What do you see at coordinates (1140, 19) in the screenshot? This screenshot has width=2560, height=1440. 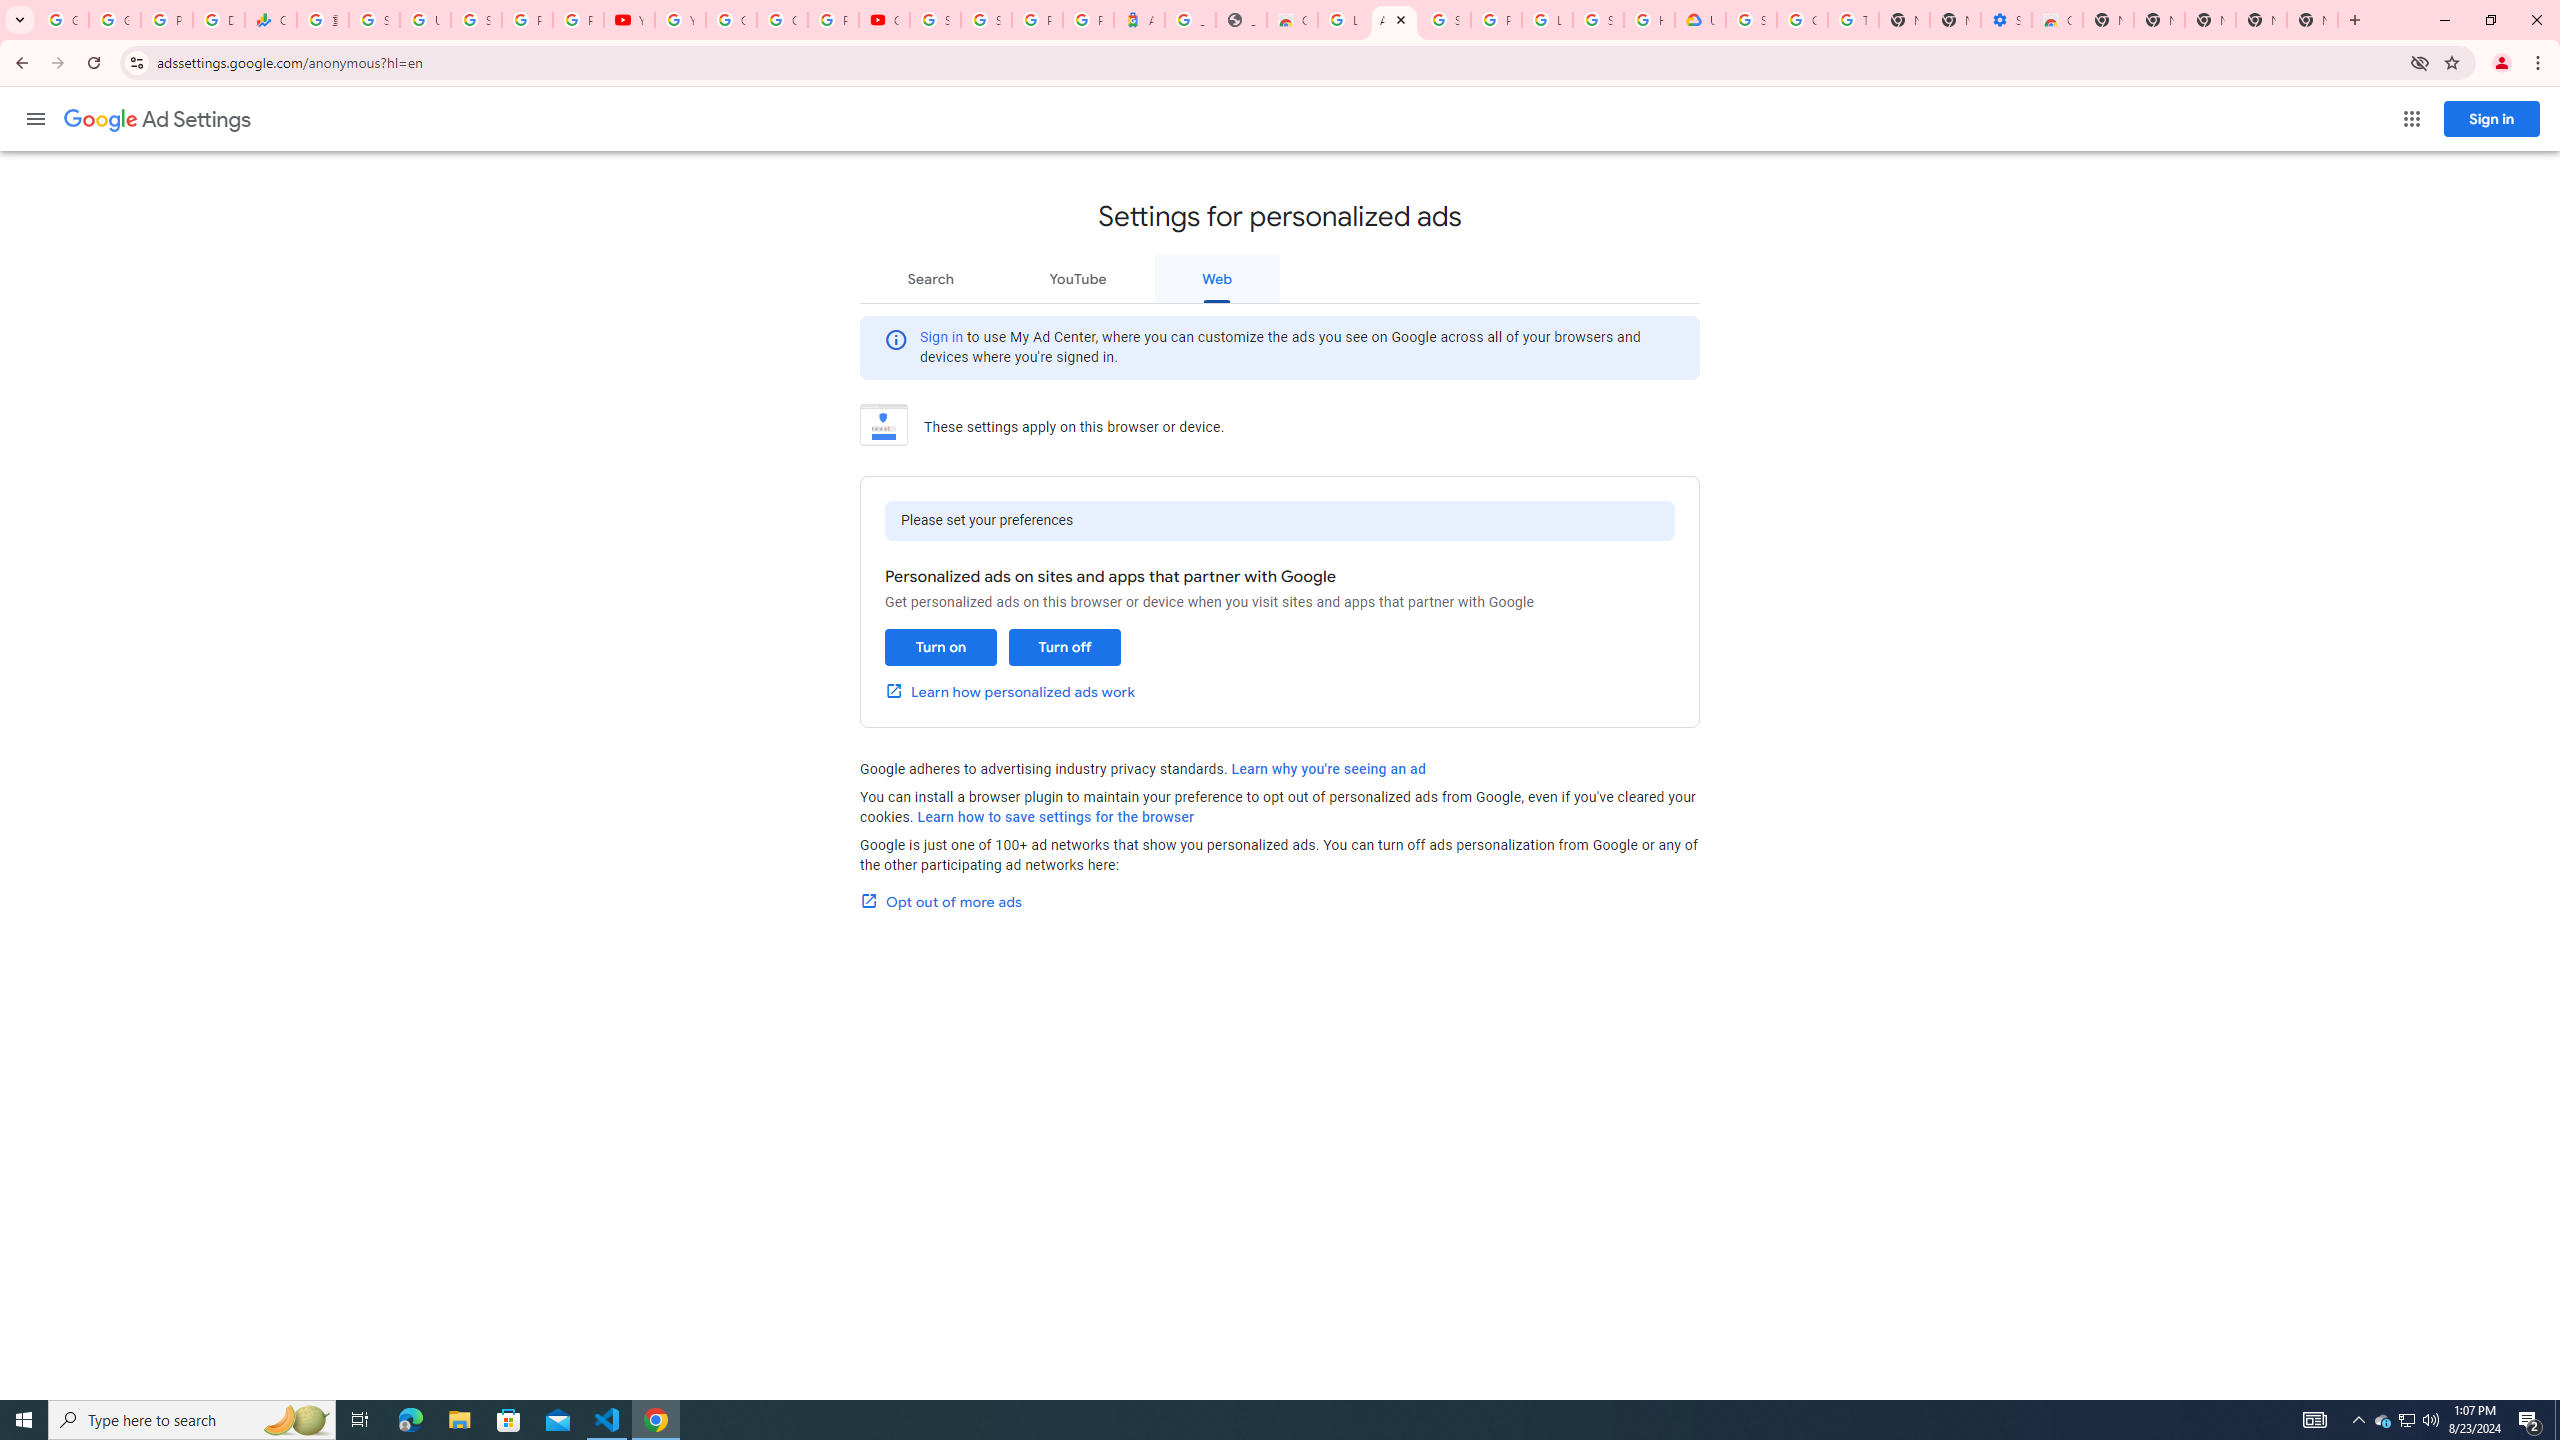 I see `'Atour Hotel - Google hotels'` at bounding box center [1140, 19].